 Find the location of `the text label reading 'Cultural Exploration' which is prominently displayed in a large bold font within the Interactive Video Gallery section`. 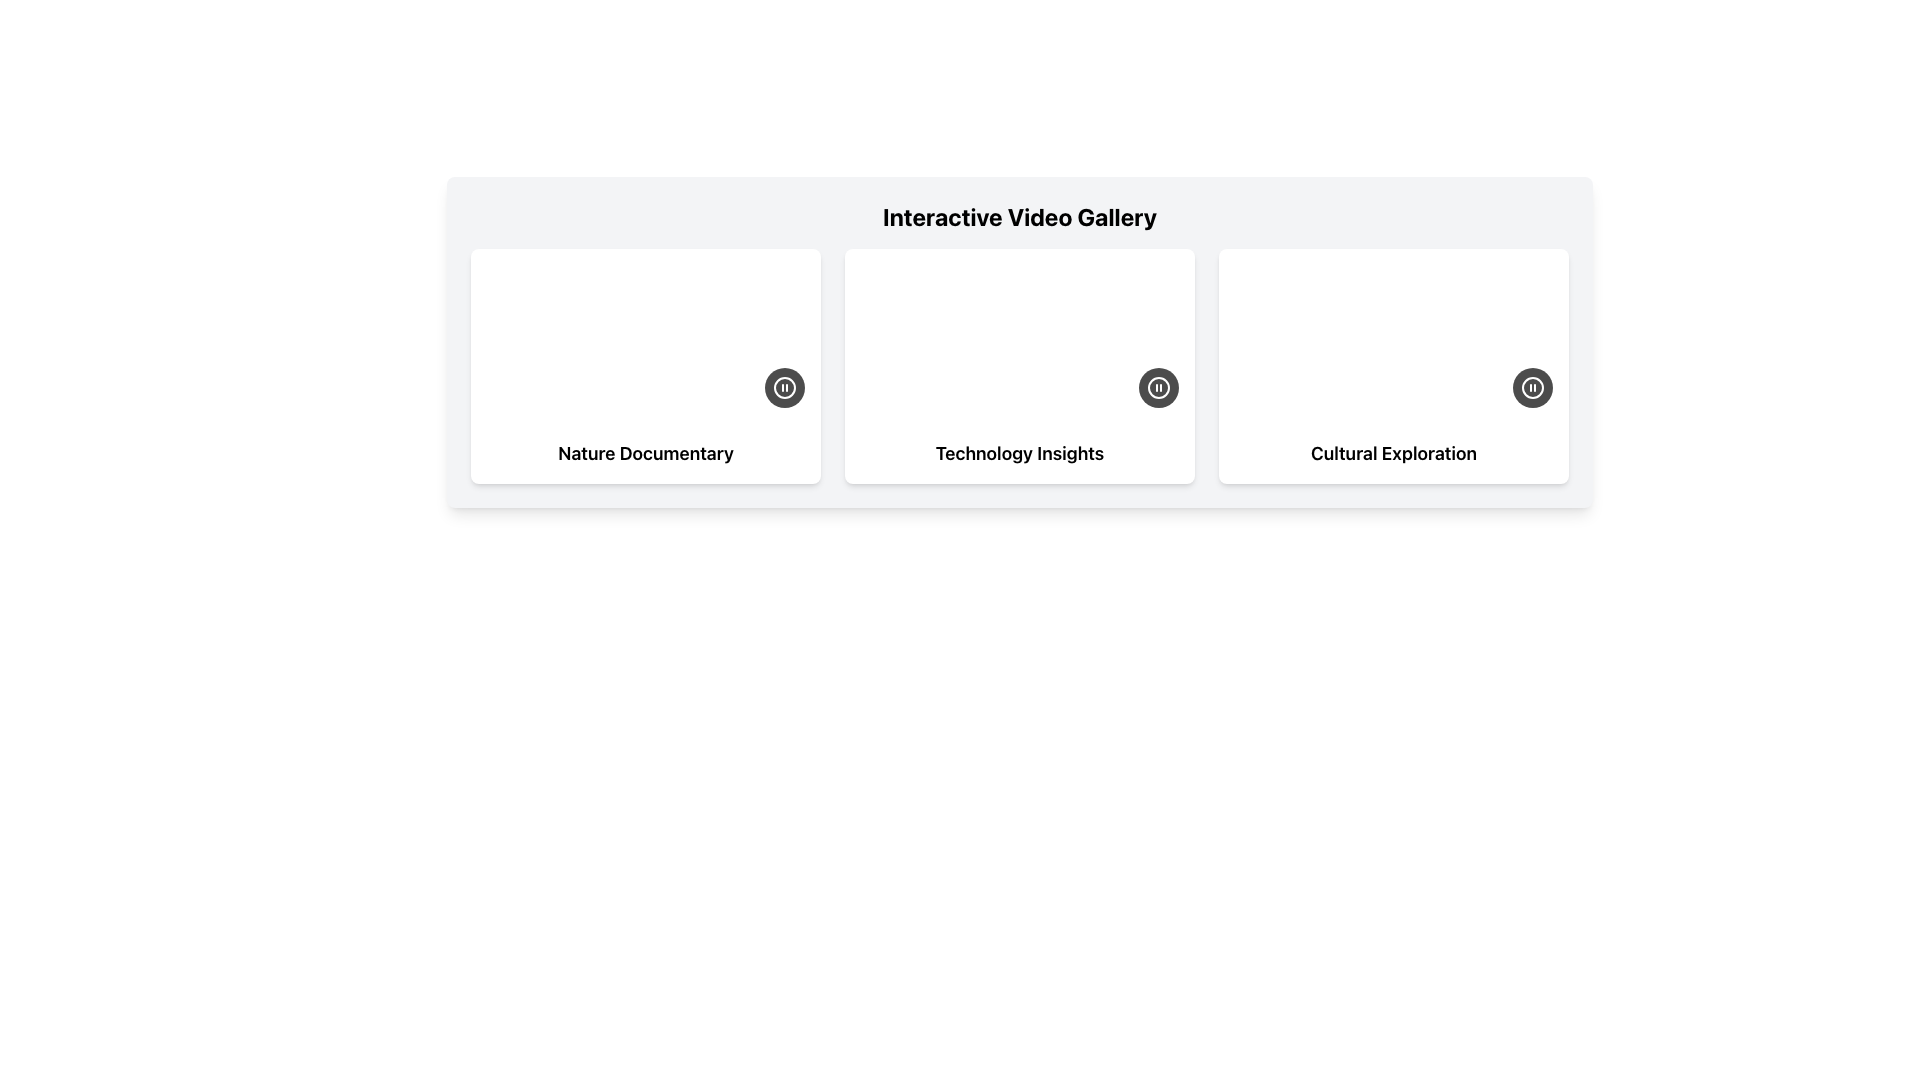

the text label reading 'Cultural Exploration' which is prominently displayed in a large bold font within the Interactive Video Gallery section is located at coordinates (1392, 454).